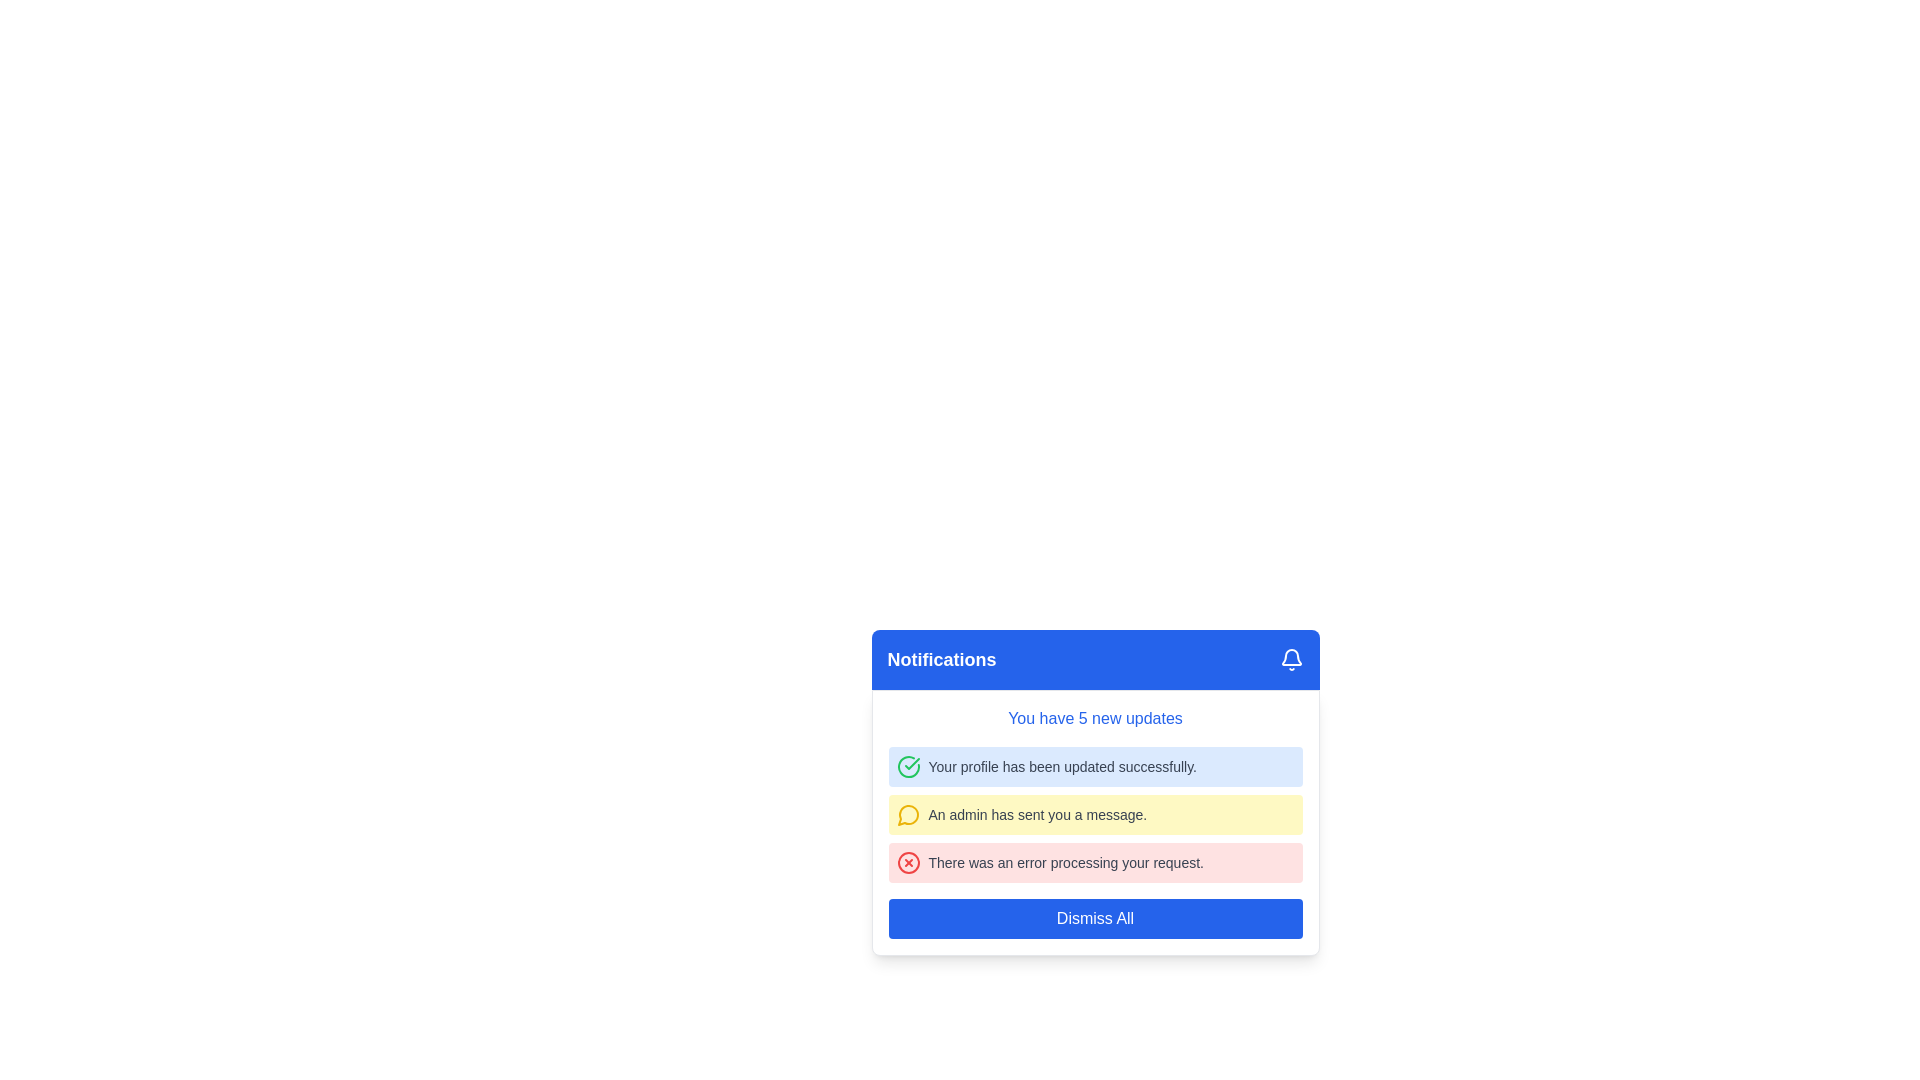 The height and width of the screenshot is (1080, 1920). I want to click on the circular comment bubble icon in light yellow color associated with the notification titled 'An admin has sent you a message.', so click(906, 814).